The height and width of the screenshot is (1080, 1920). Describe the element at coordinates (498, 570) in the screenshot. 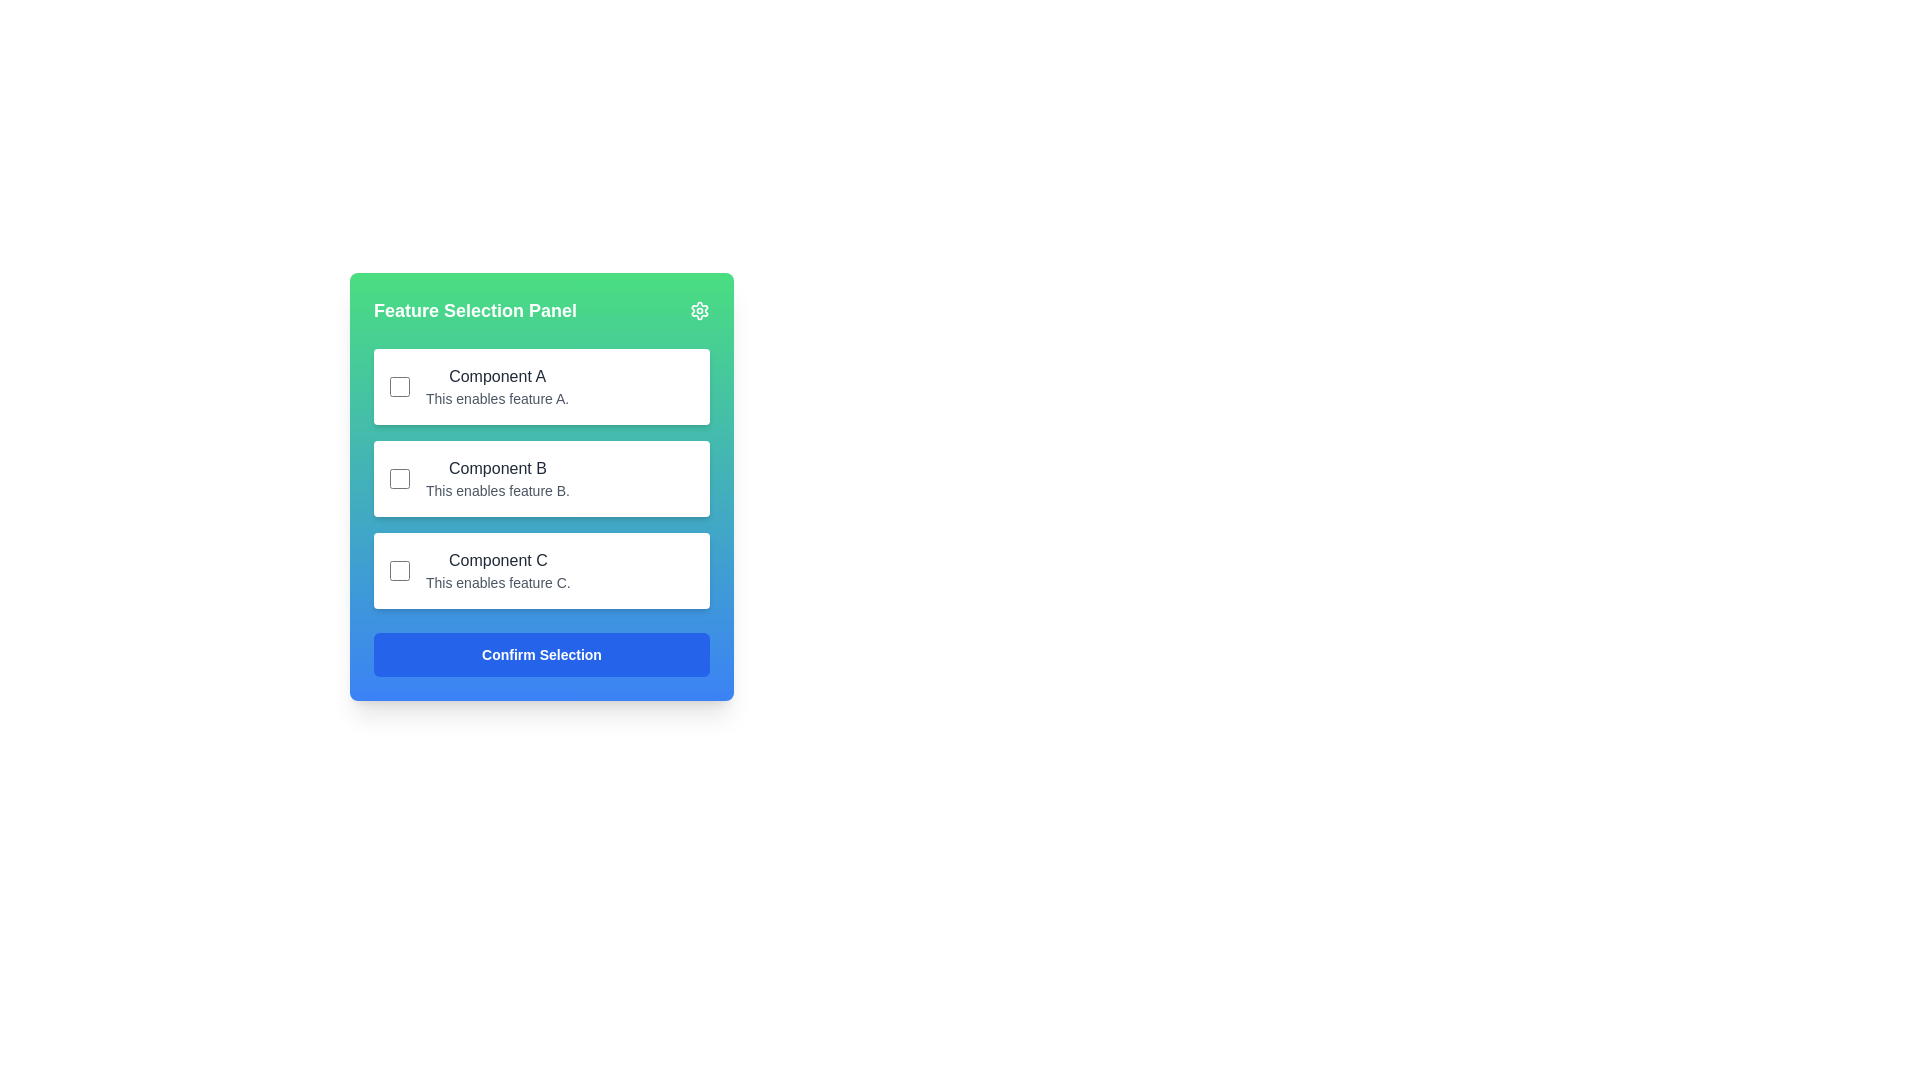

I see `the text label that describes 'Component C' in the 'Feature Selection Panel', which is located below 'Component A' and 'Component B' and above the 'Confirm Selection' button` at that location.